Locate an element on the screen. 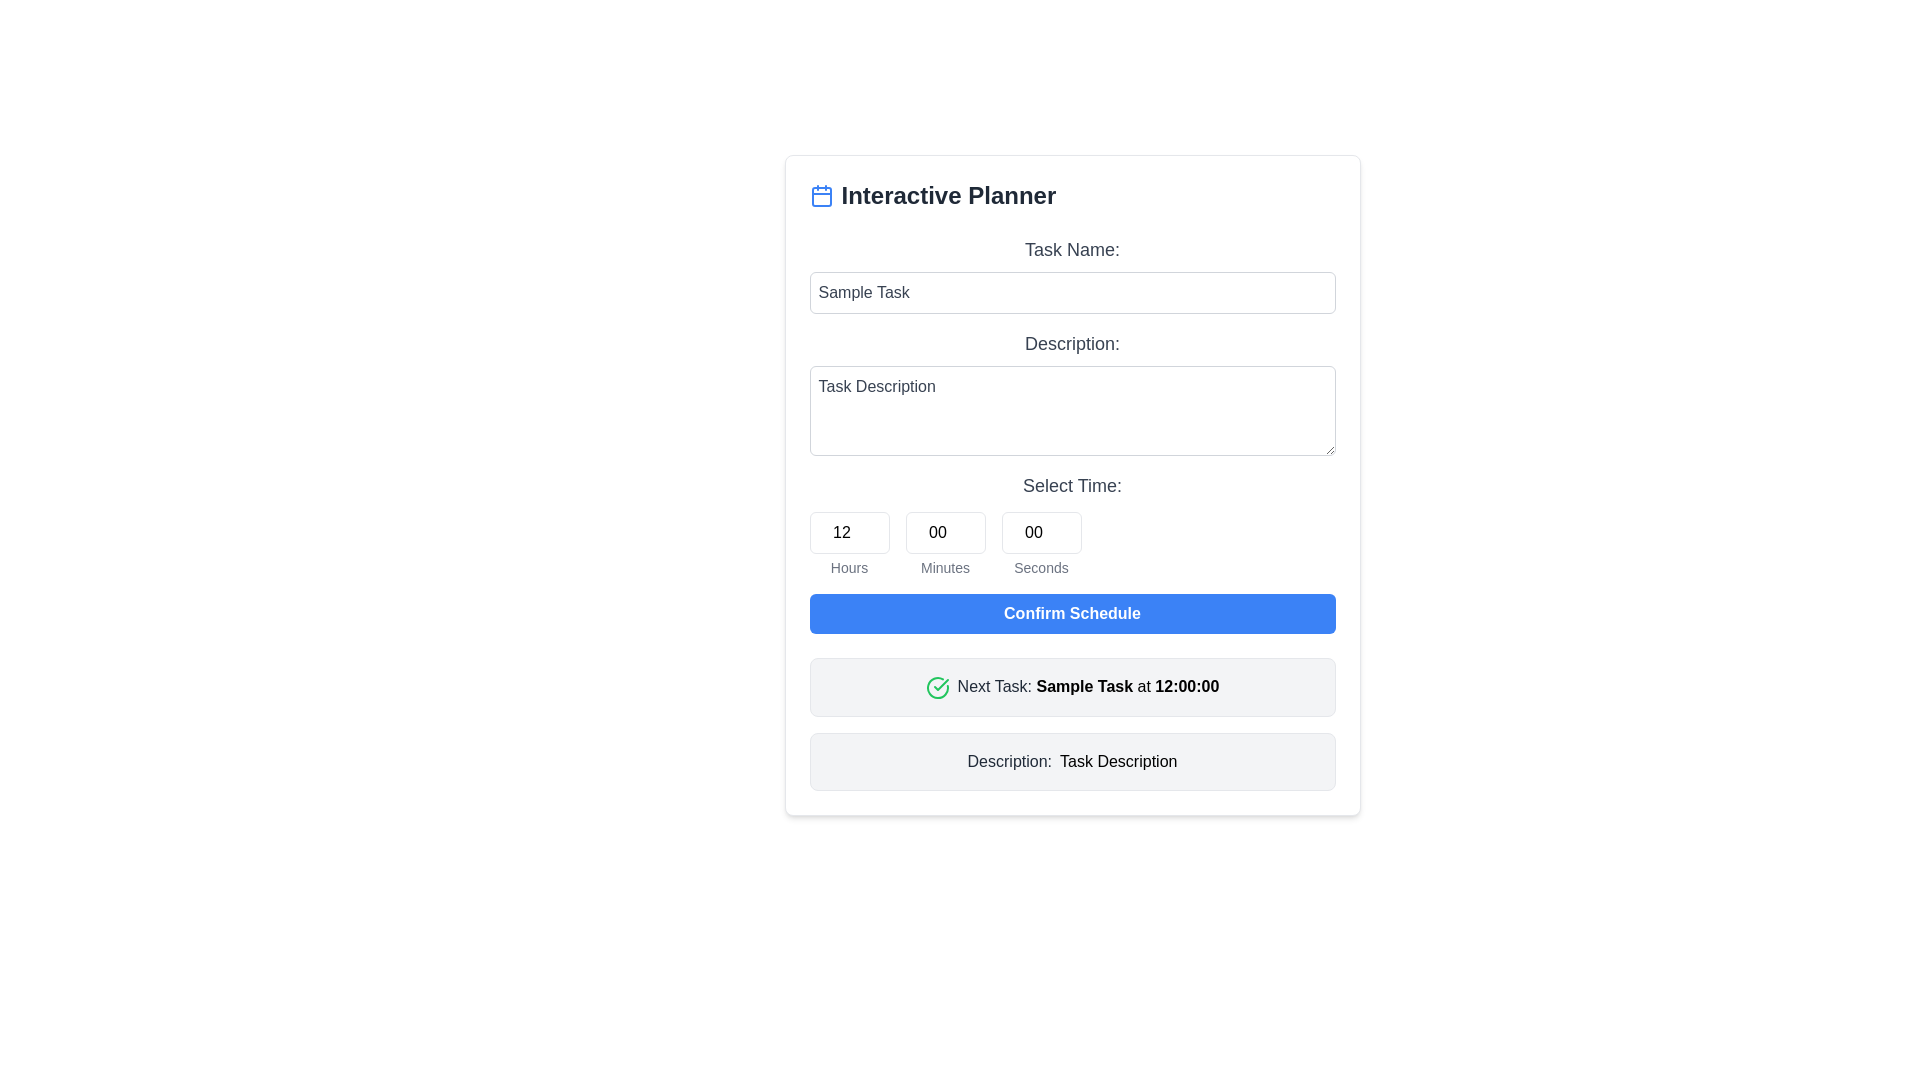  the Text Label that indicates the corresponding field for specifying hours, located below the numeric input for hours in the vertical layout of time value input fields is located at coordinates (849, 567).